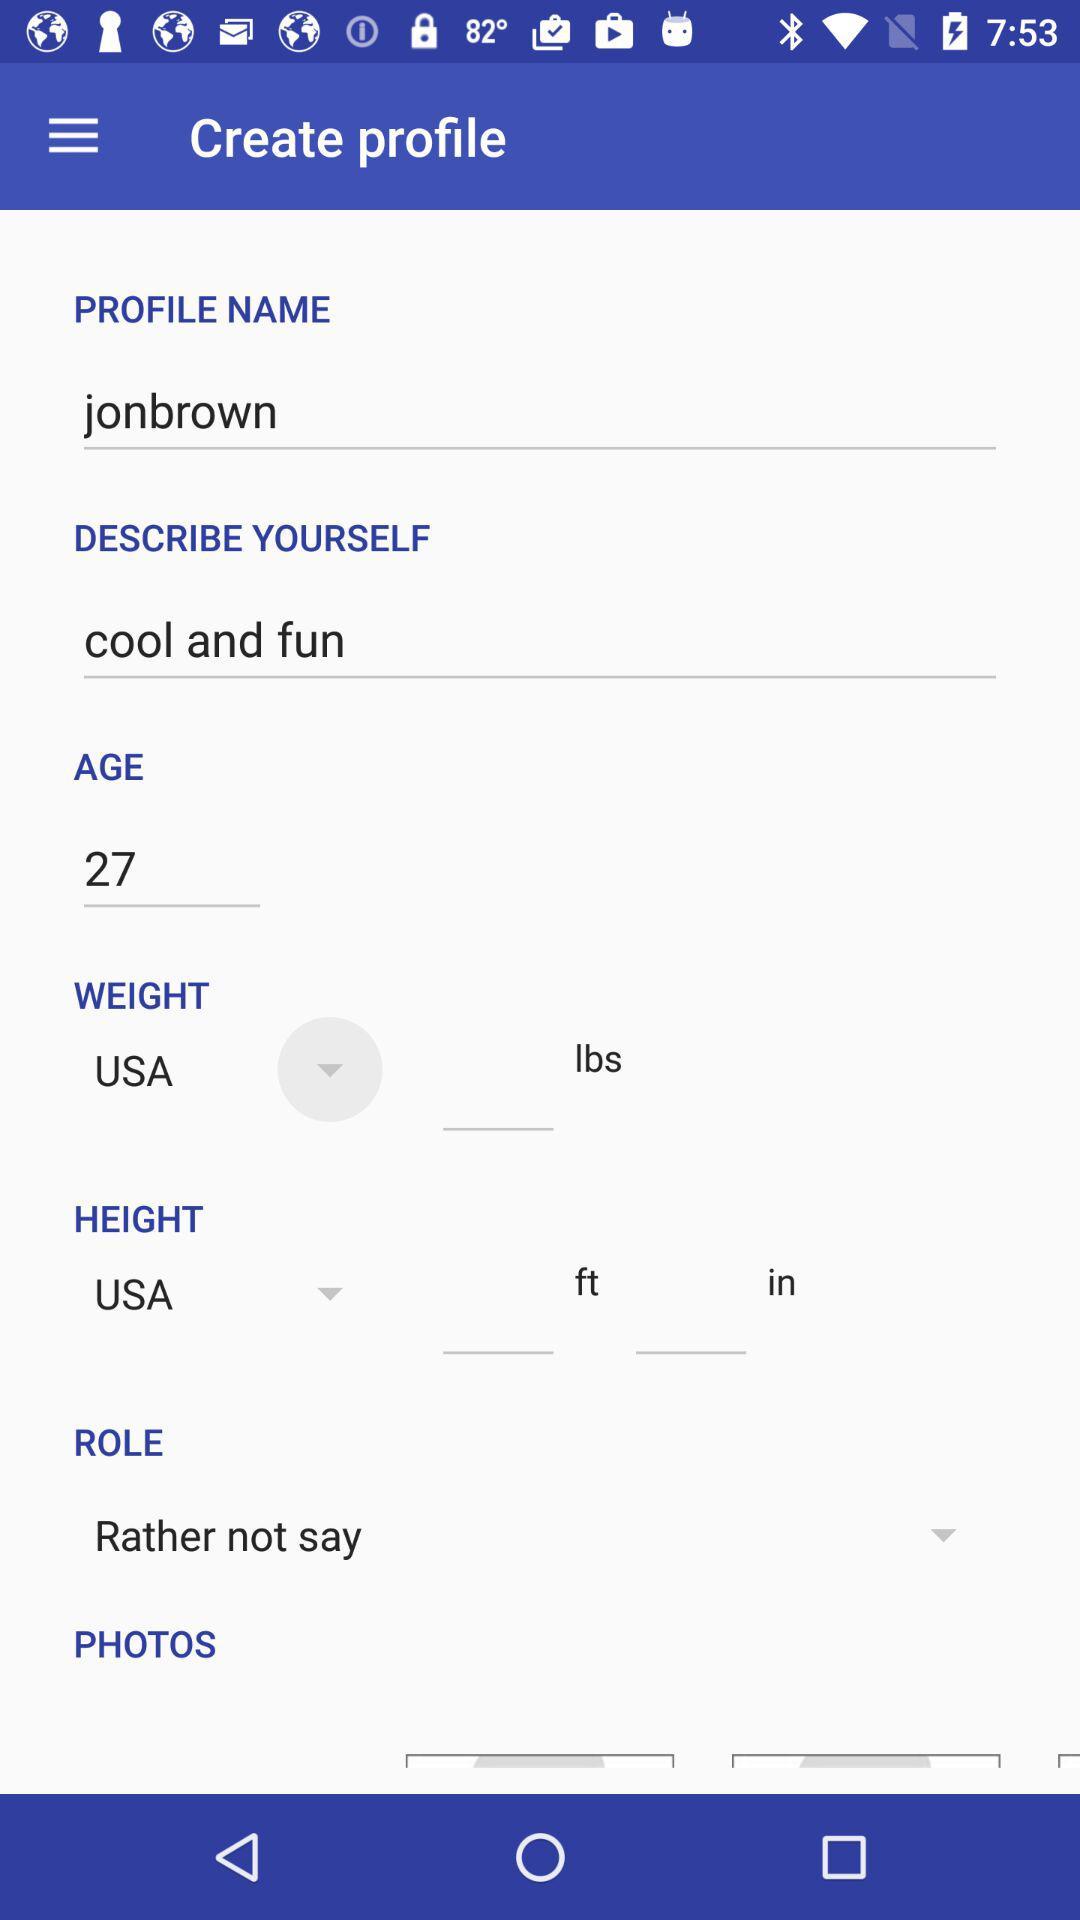 The height and width of the screenshot is (1920, 1080). What do you see at coordinates (171, 868) in the screenshot?
I see `item below the age icon` at bounding box center [171, 868].